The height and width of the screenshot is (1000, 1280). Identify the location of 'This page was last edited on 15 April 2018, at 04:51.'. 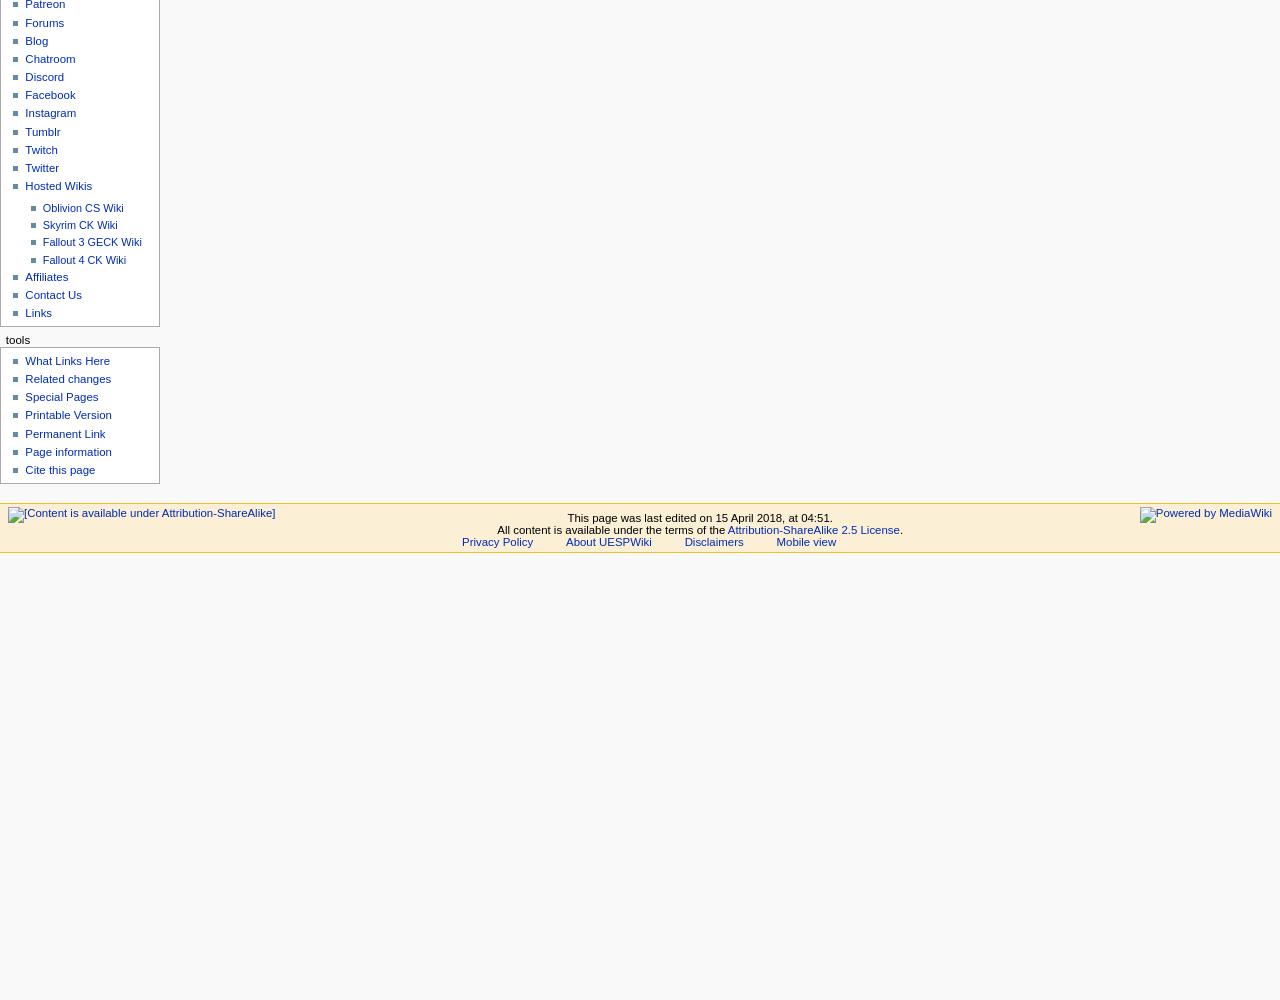
(699, 518).